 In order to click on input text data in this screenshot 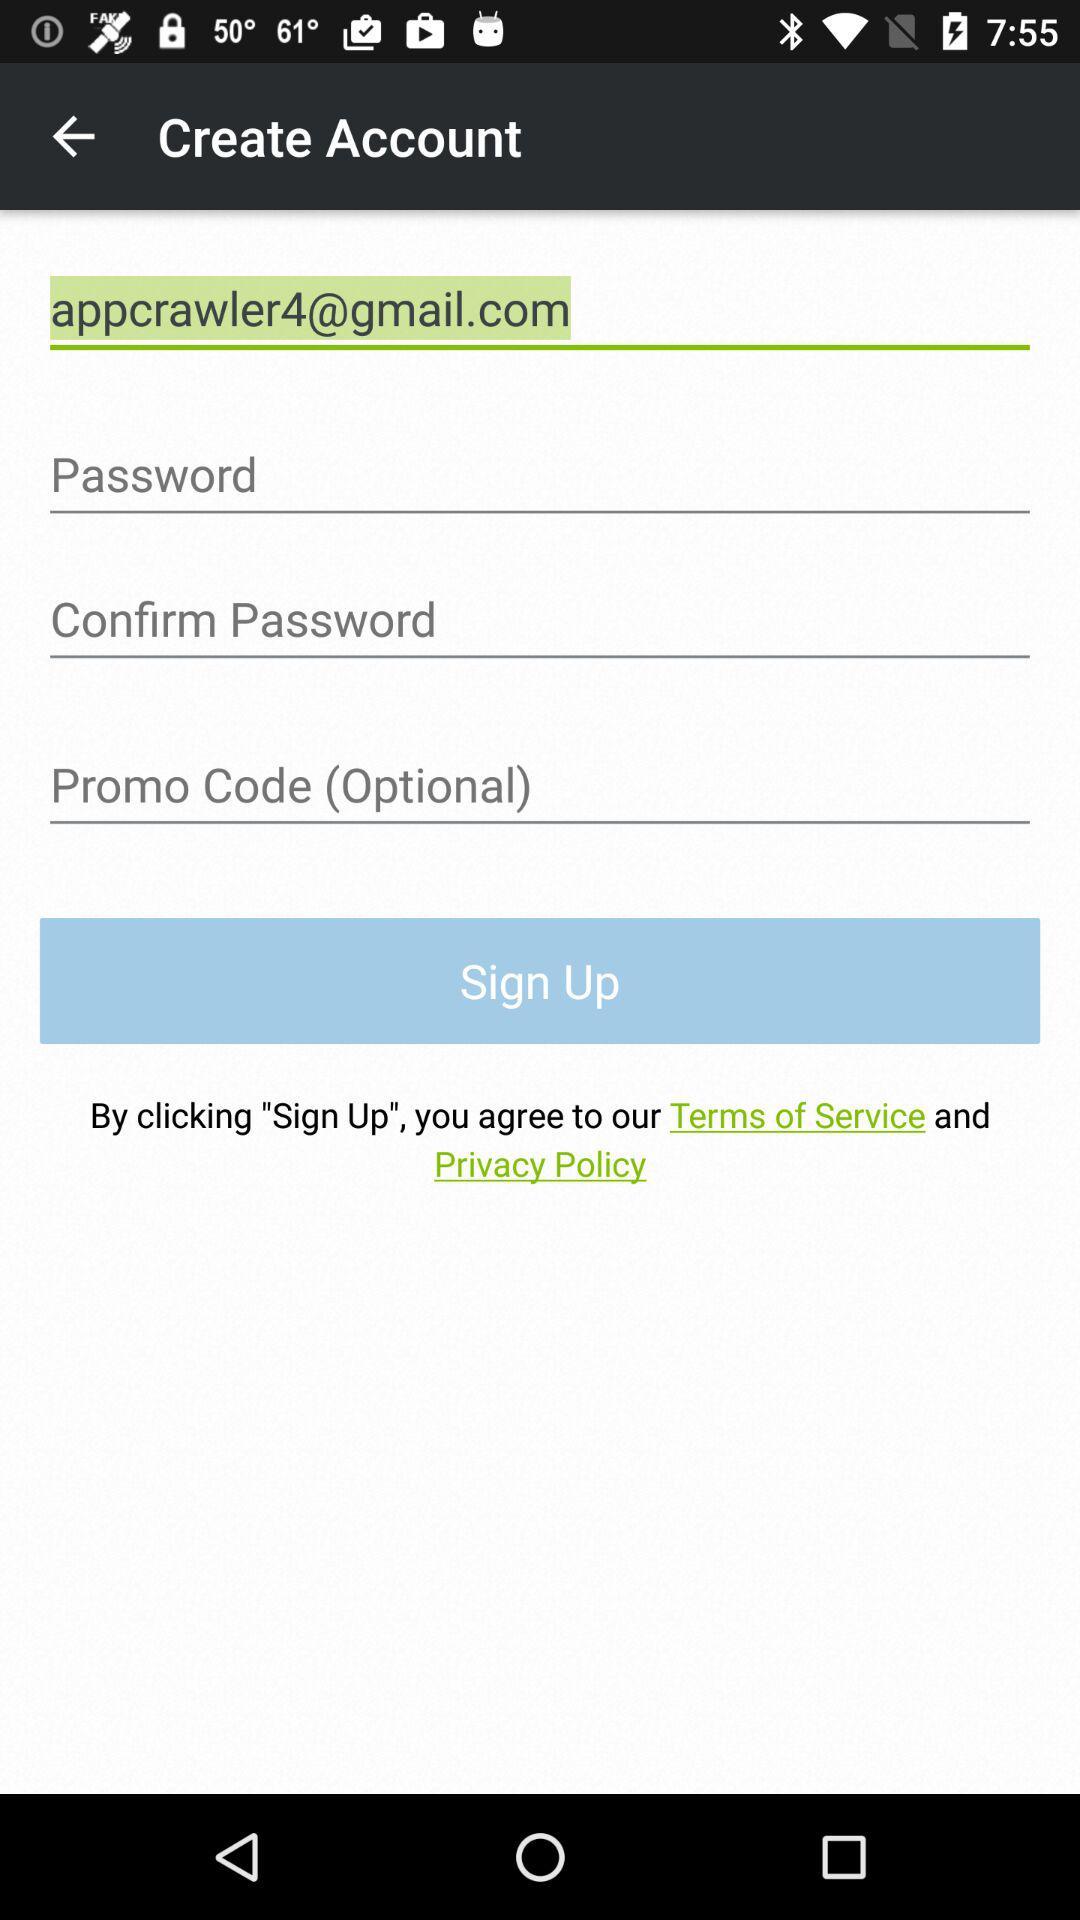, I will do `click(540, 784)`.